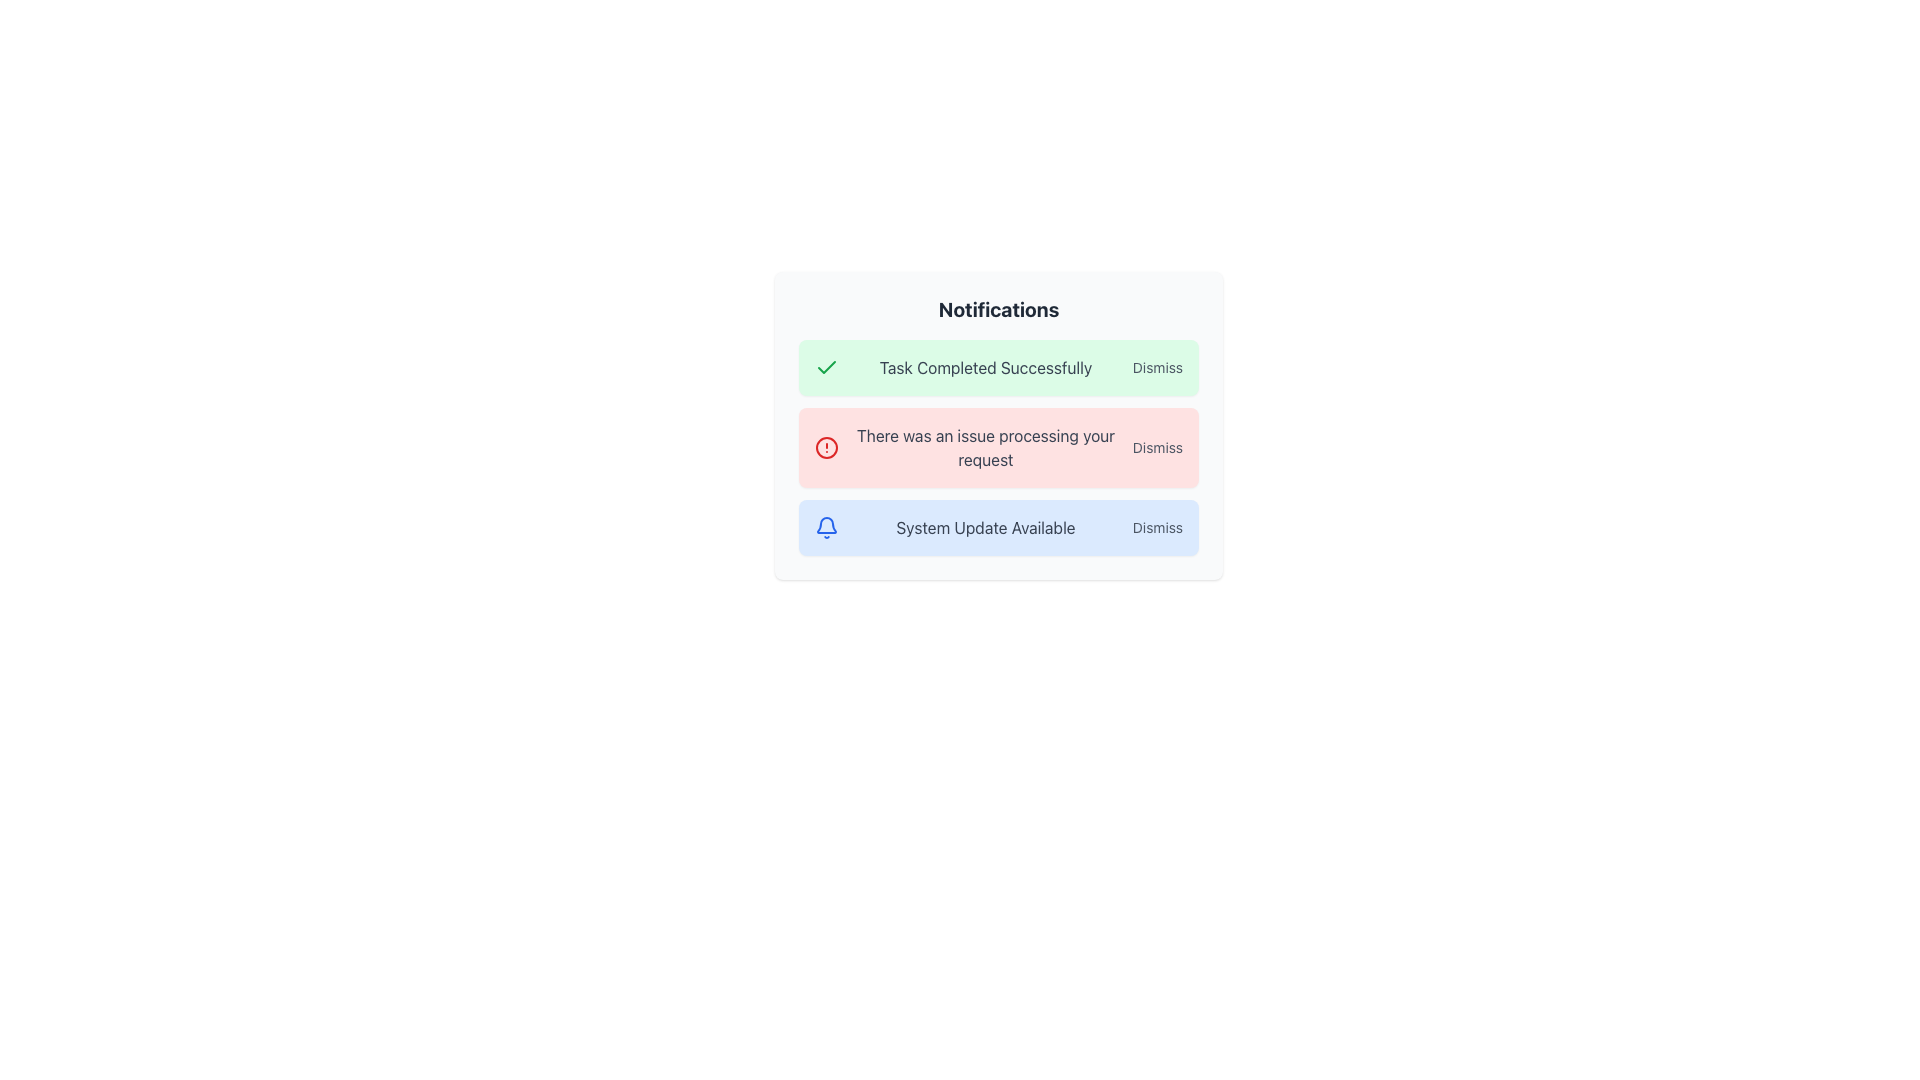 The height and width of the screenshot is (1080, 1920). What do you see at coordinates (985, 446) in the screenshot?
I see `the text label that informs the user of an issue or error, located in the second notification row between 'Task Completed Successfully' and 'System Update Available'` at bounding box center [985, 446].